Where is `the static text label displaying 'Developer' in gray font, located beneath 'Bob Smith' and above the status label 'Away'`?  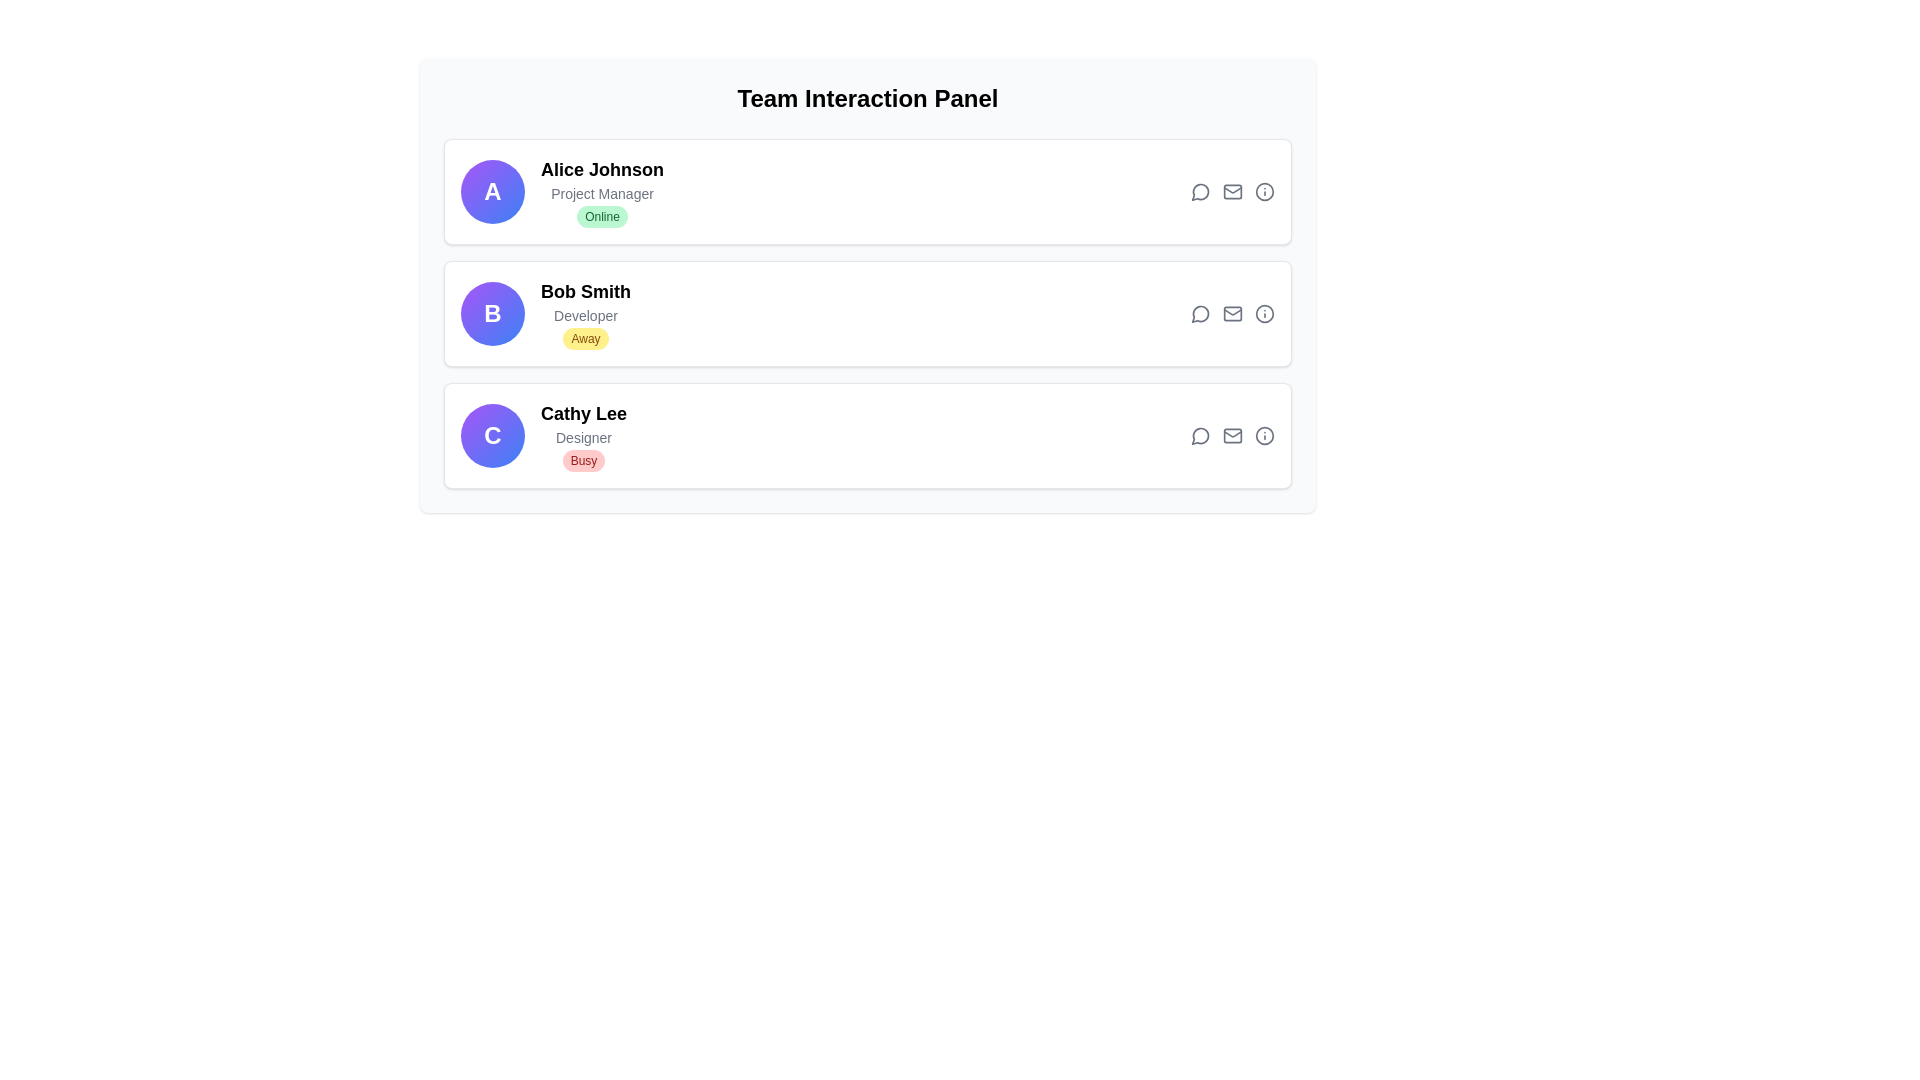
the static text label displaying 'Developer' in gray font, located beneath 'Bob Smith' and above the status label 'Away' is located at coordinates (584, 315).